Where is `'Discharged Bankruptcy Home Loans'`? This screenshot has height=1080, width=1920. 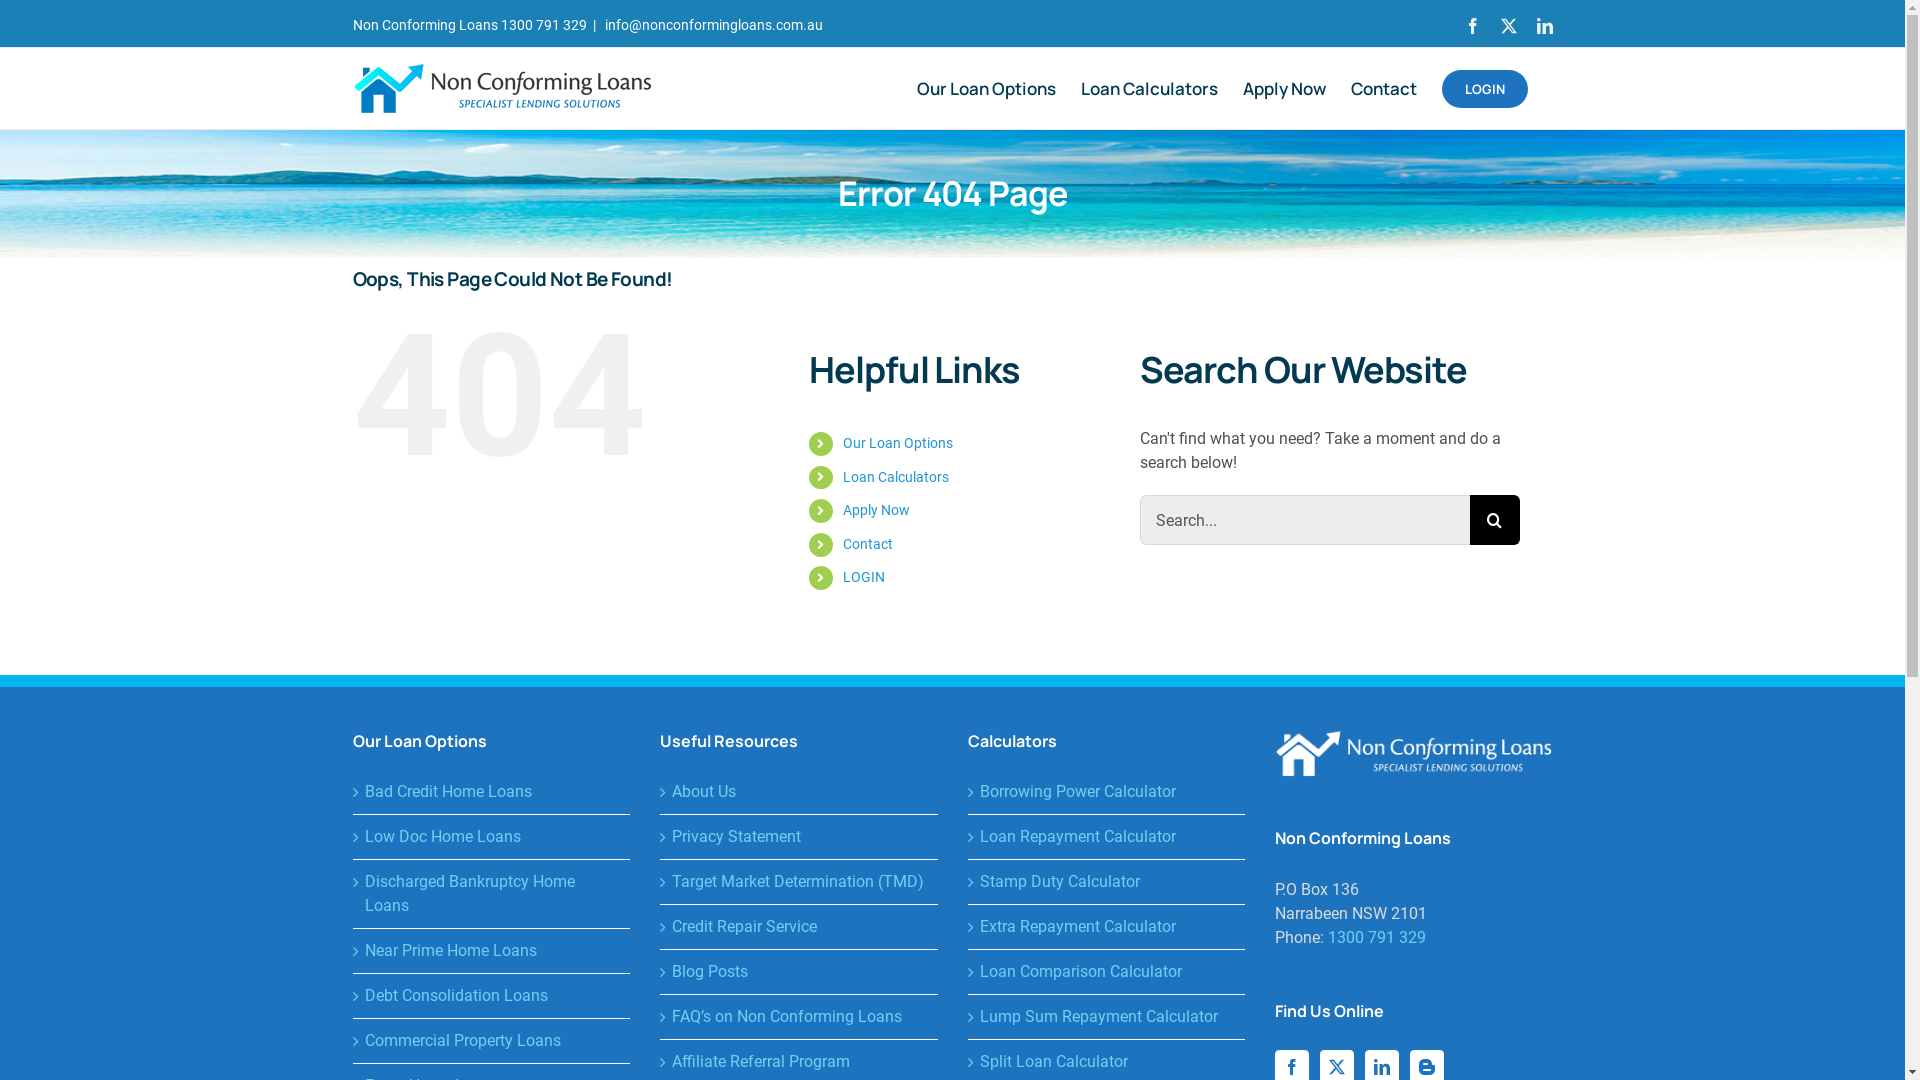
'Discharged Bankruptcy Home Loans' is located at coordinates (491, 893).